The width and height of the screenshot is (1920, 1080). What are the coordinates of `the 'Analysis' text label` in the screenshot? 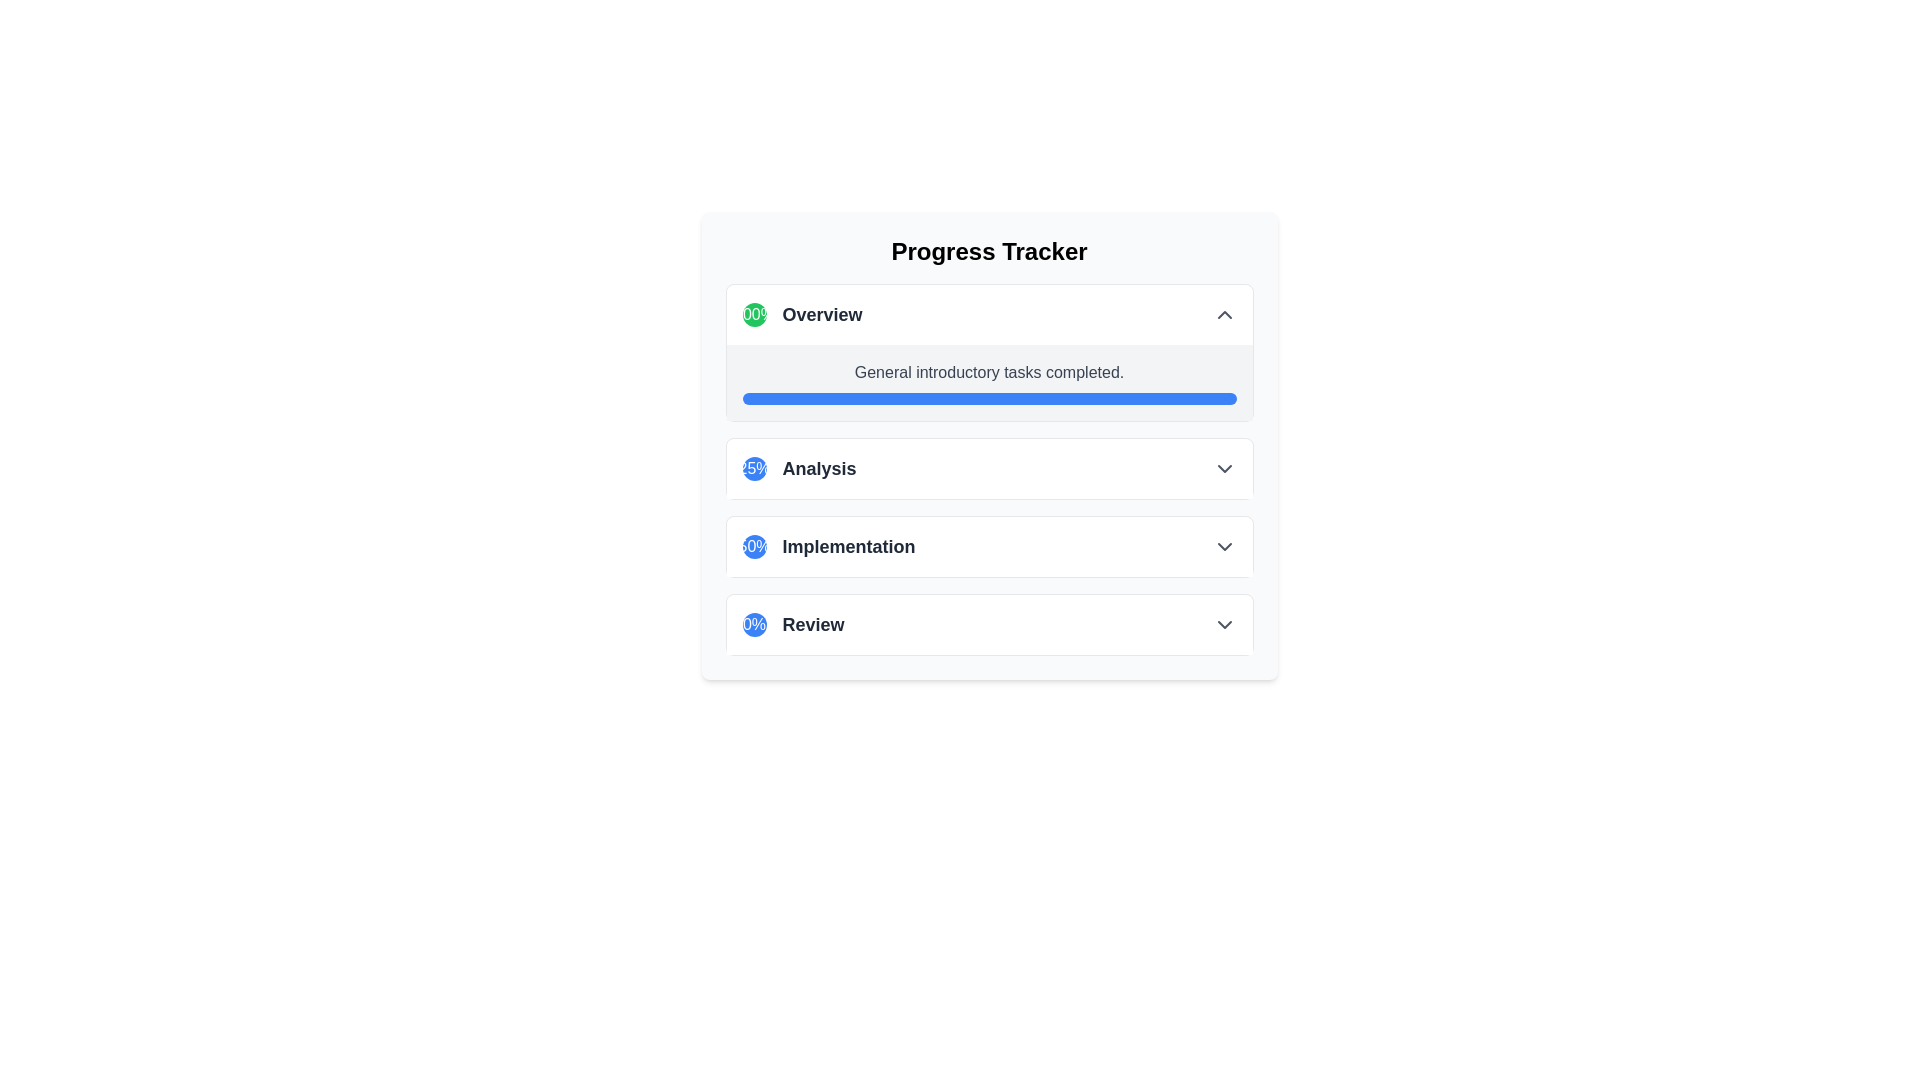 It's located at (819, 469).